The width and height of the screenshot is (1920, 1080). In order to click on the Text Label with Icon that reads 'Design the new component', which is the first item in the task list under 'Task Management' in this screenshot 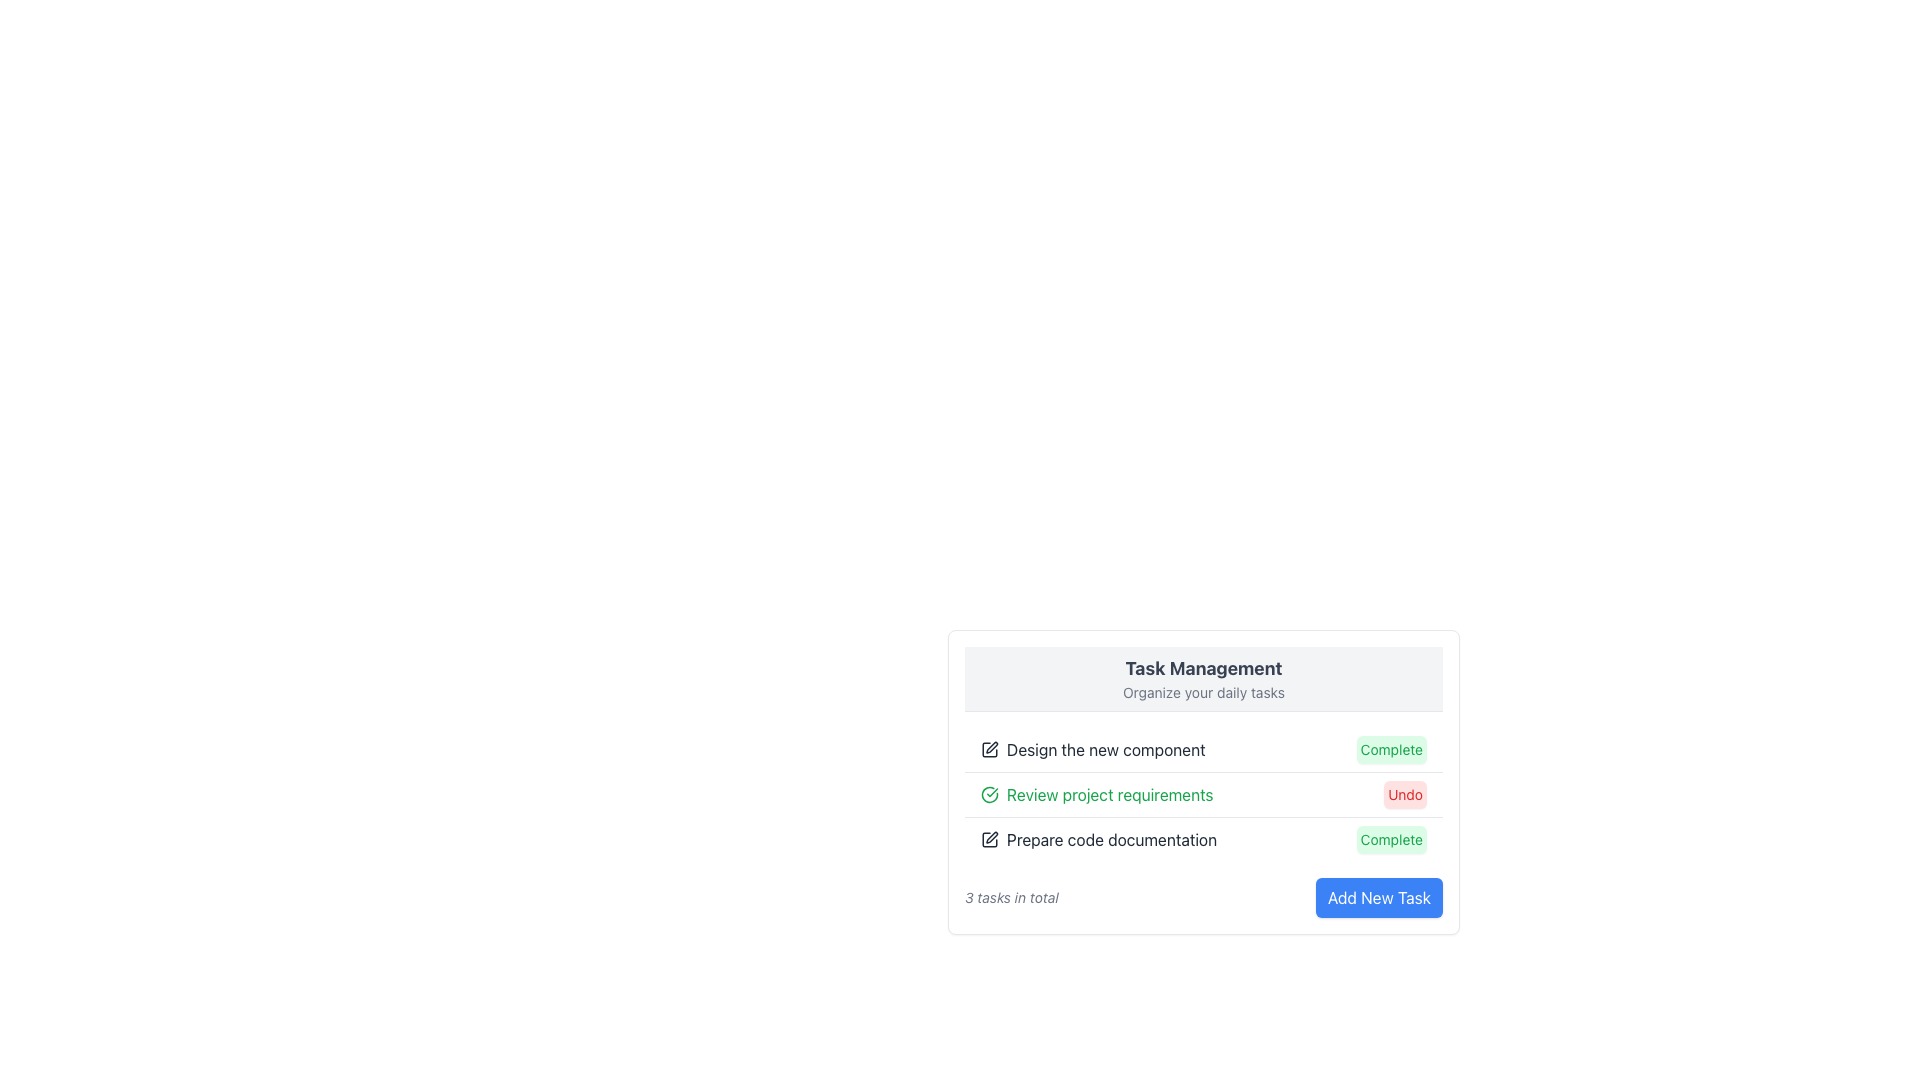, I will do `click(1092, 749)`.